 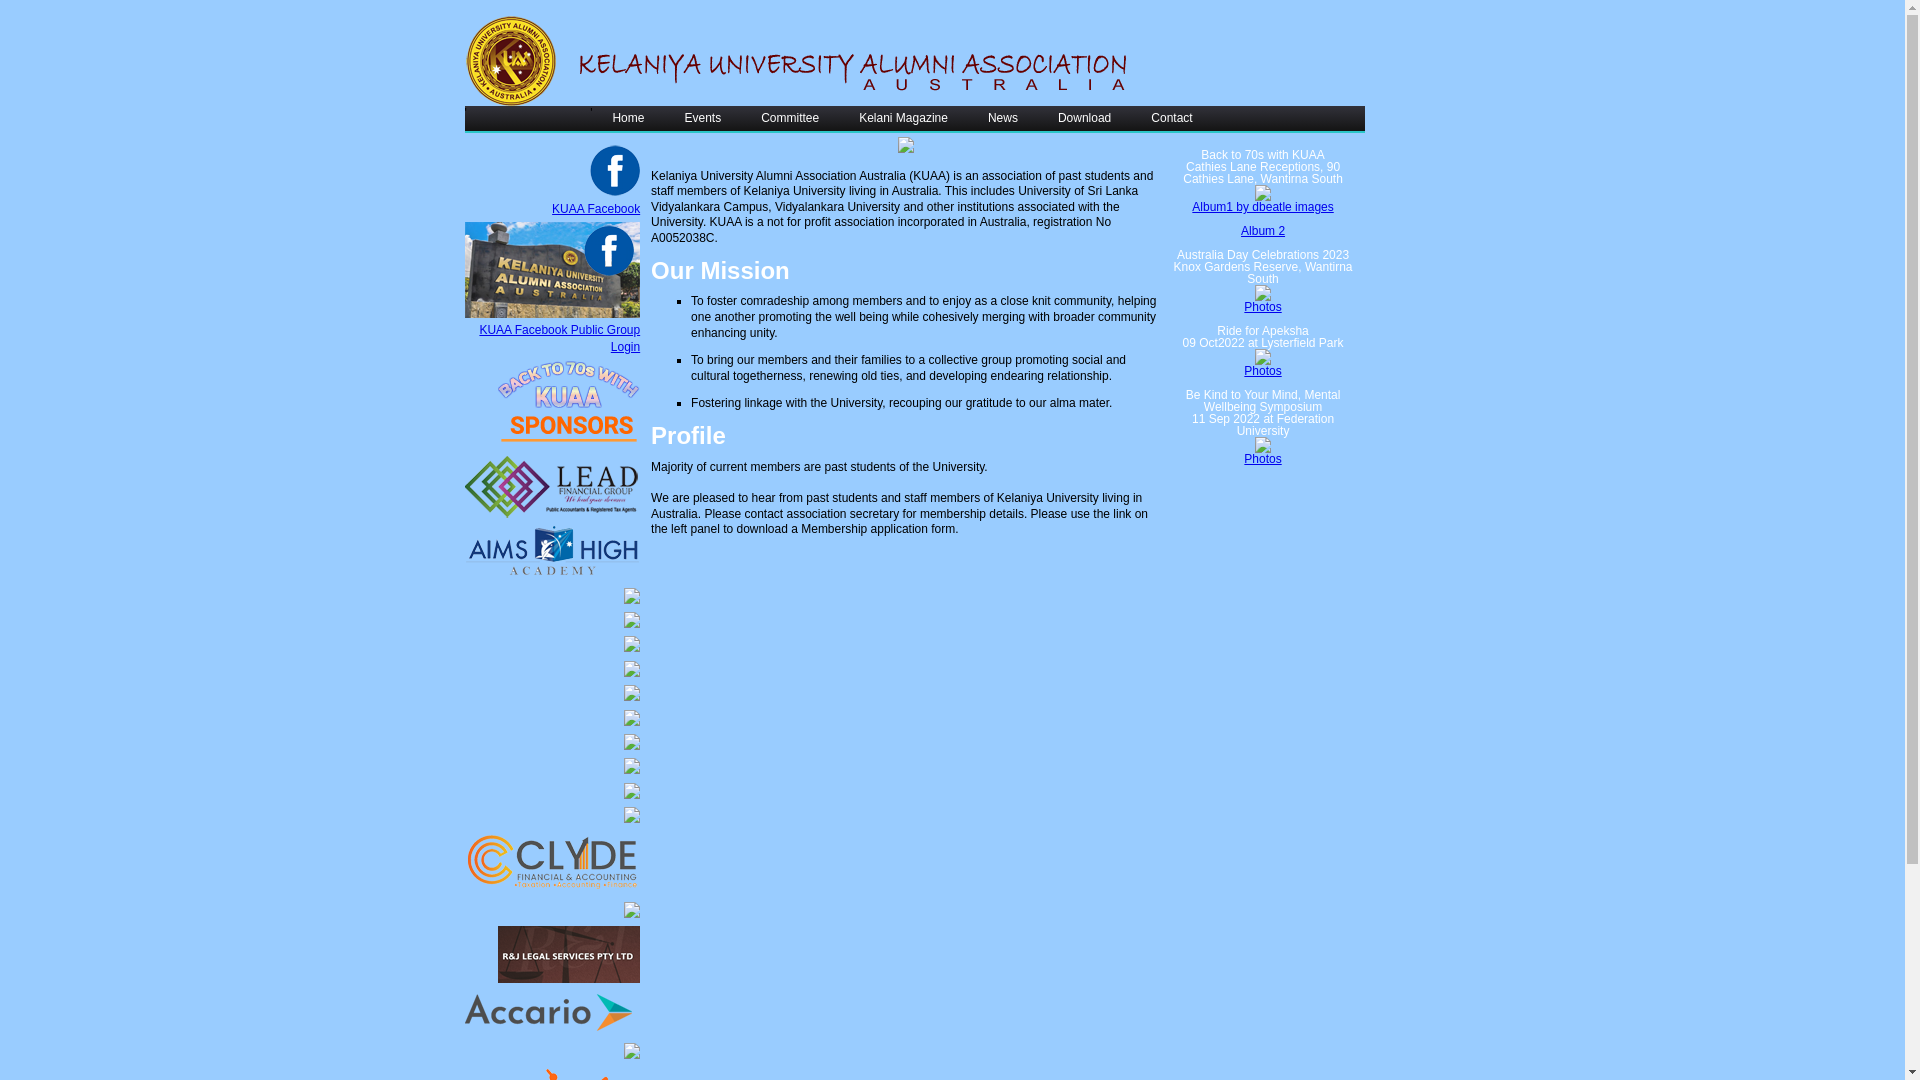 I want to click on 'KUAA Facebook', so click(x=594, y=208).